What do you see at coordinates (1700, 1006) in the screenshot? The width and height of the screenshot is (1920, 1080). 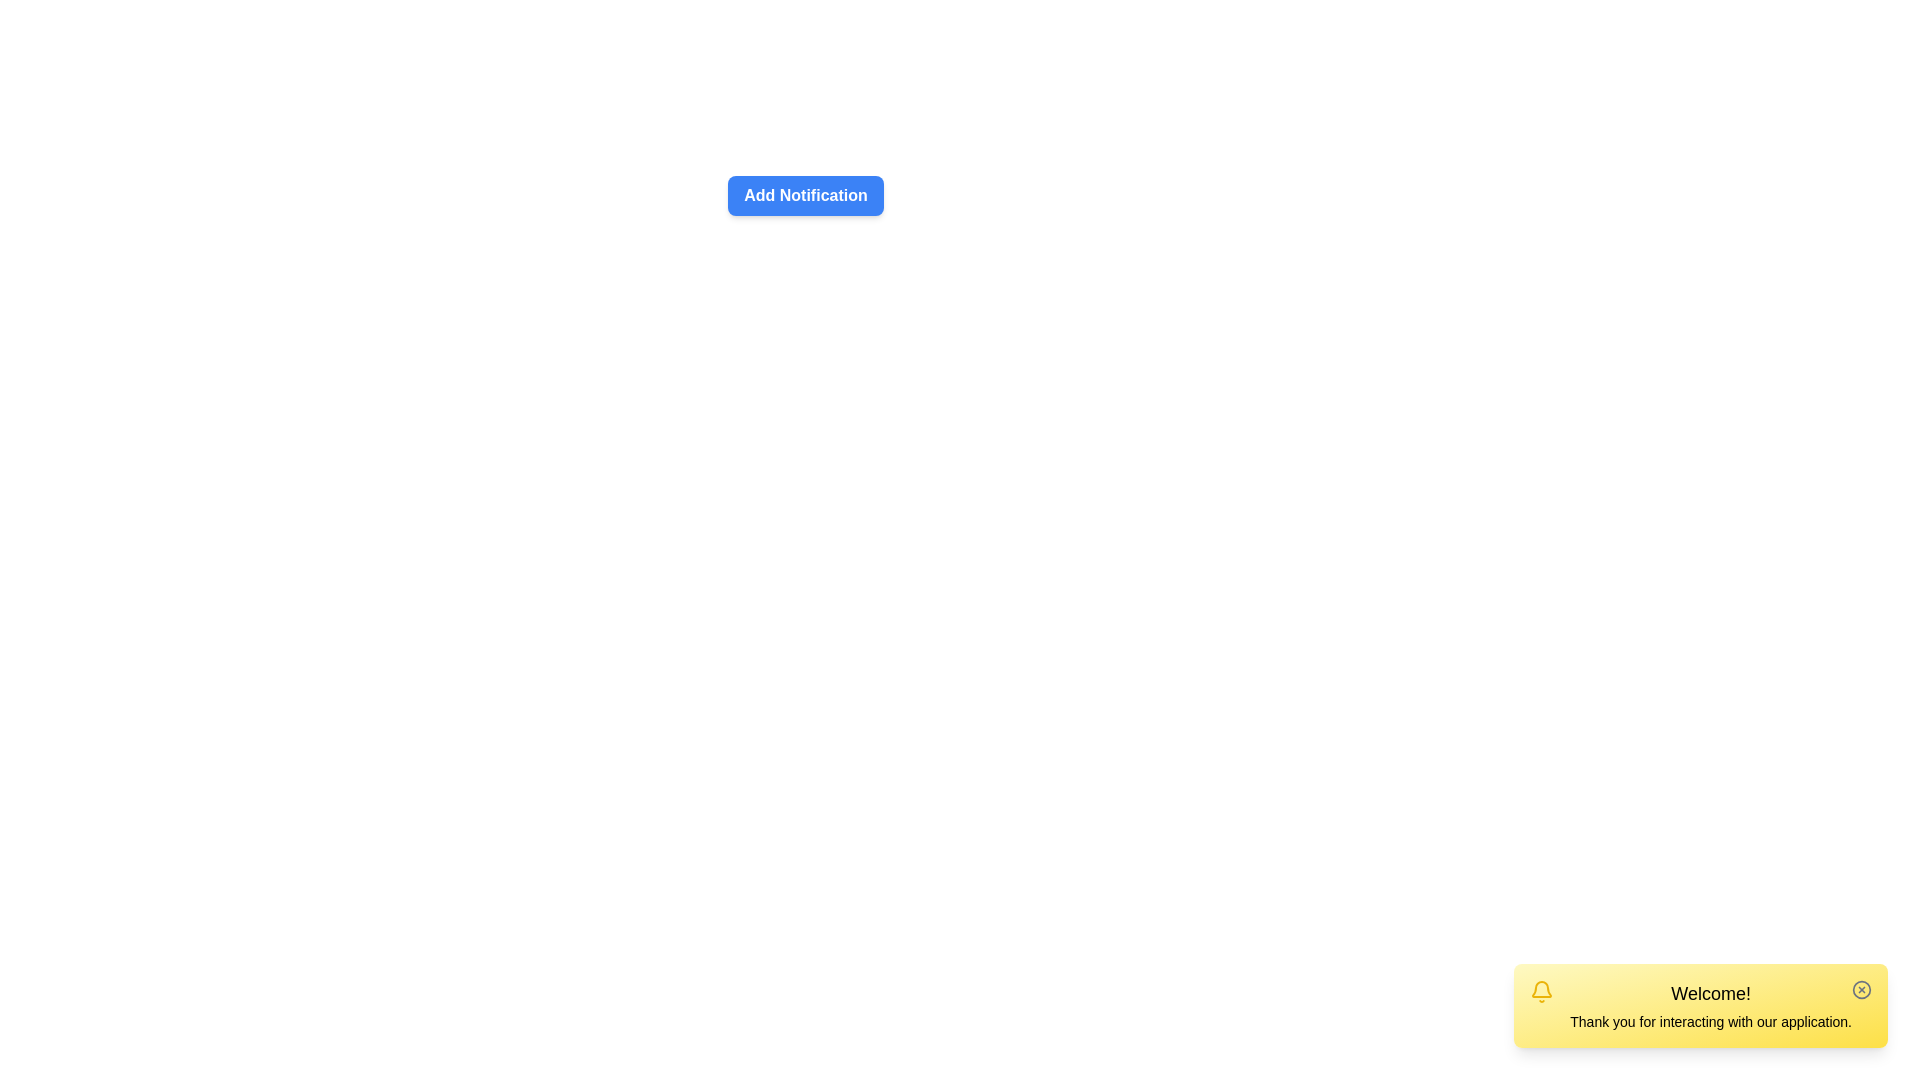 I see `the Notification Box located at the bottom-right corner of the viewport, which greets the user and provides feedback about their interaction with the application` at bounding box center [1700, 1006].